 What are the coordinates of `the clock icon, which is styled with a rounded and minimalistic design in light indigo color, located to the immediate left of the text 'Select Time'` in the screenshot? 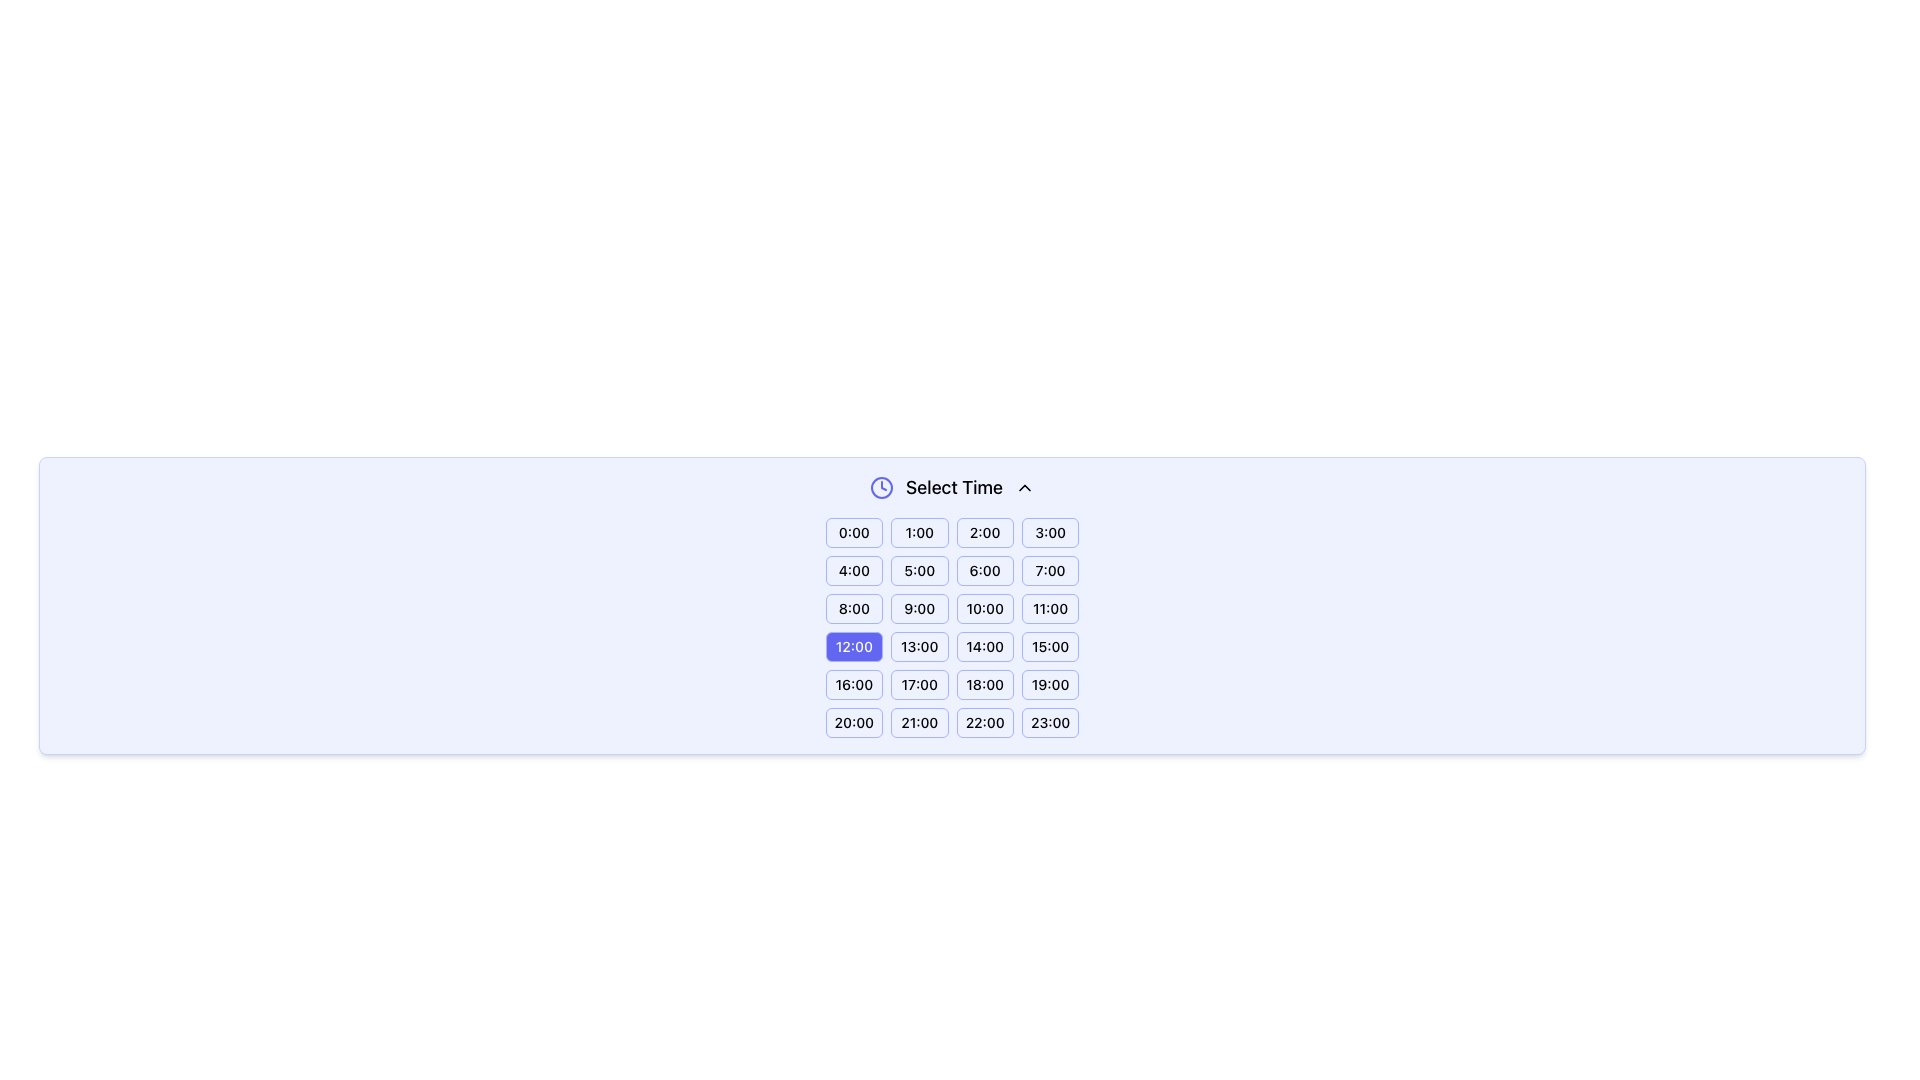 It's located at (881, 488).